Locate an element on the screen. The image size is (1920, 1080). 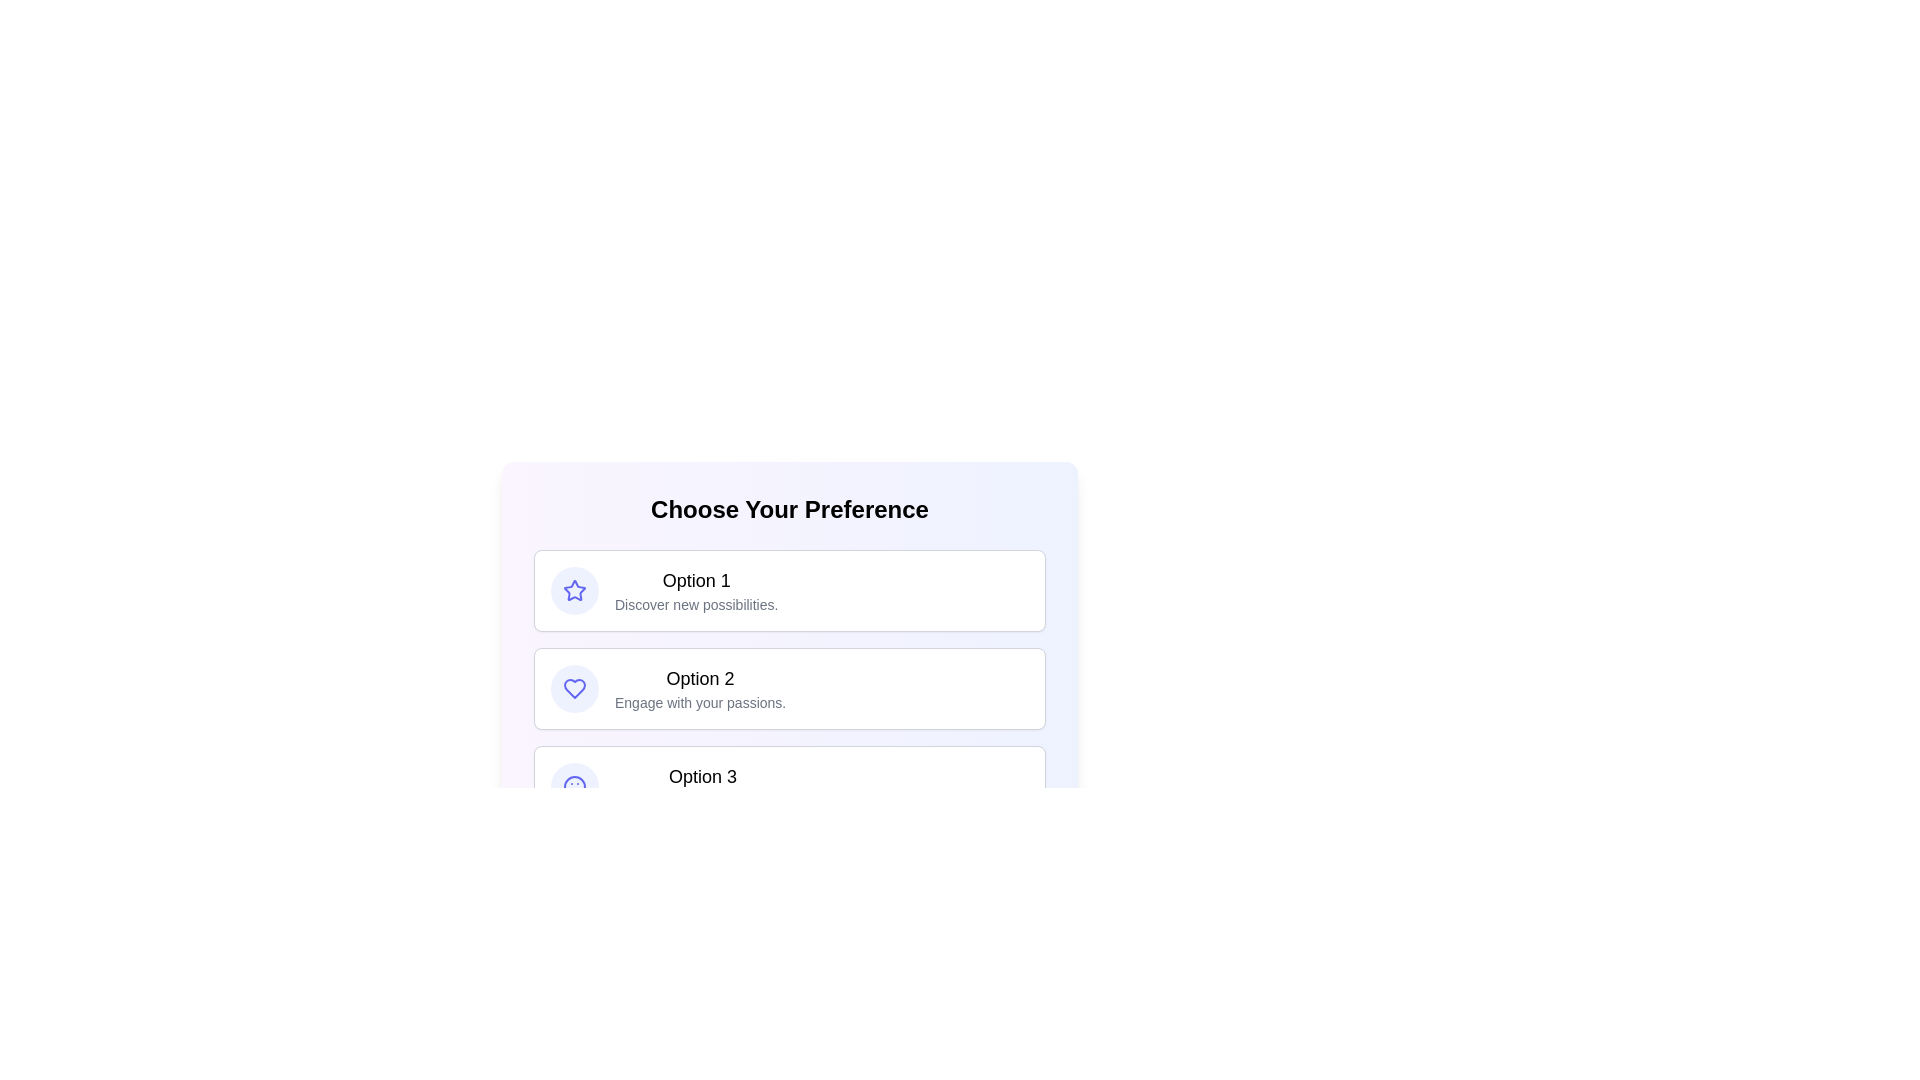
the second item in the vertically stacked list of options is located at coordinates (789, 688).